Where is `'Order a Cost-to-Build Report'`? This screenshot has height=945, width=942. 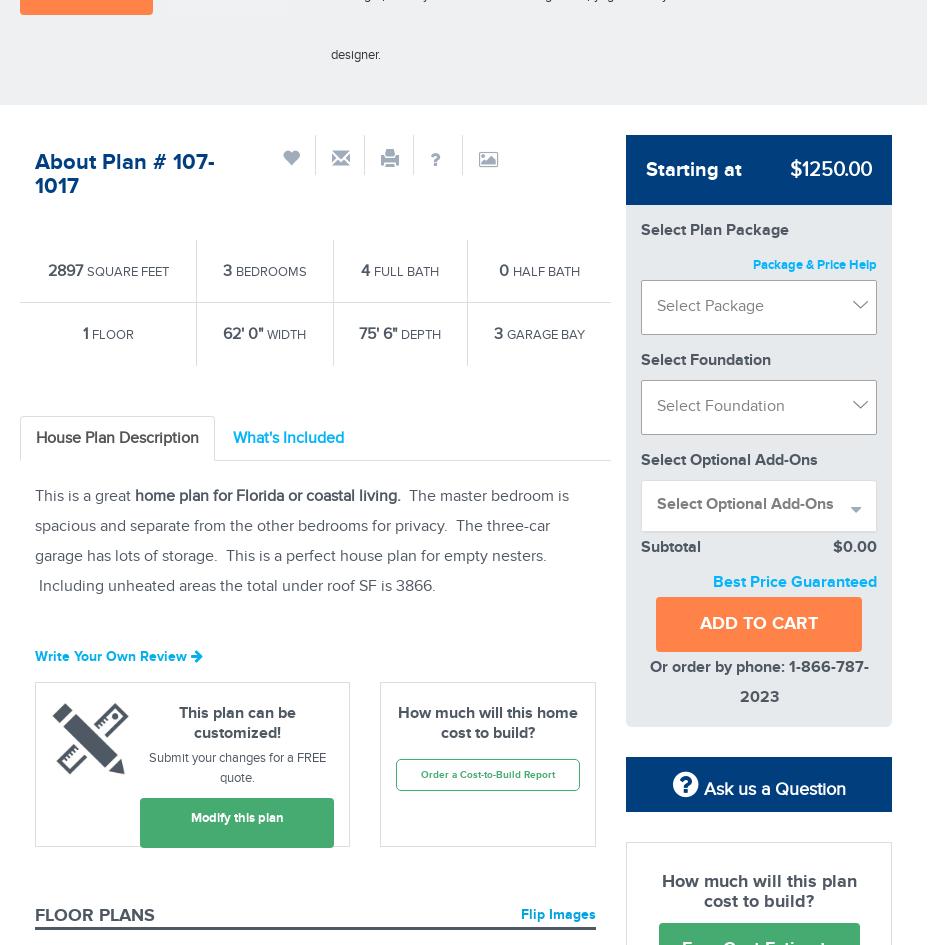
'Order a Cost-to-Build Report' is located at coordinates (487, 773).